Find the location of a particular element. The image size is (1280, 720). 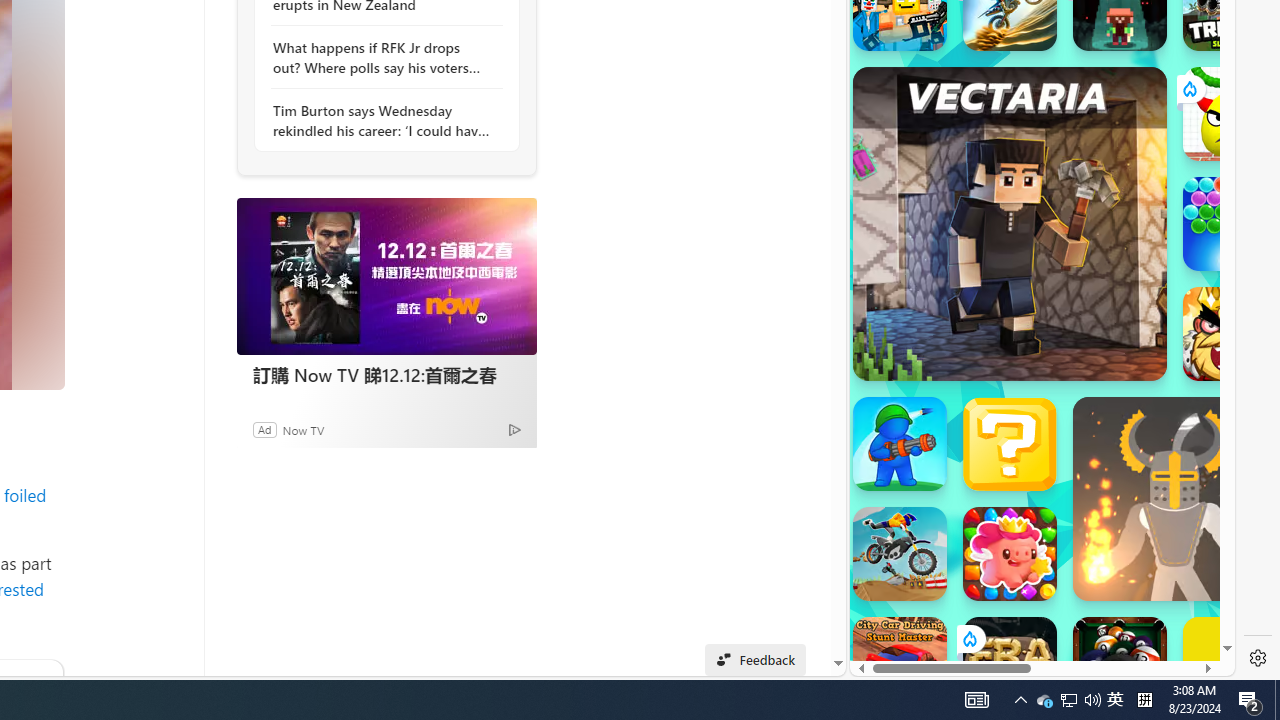

'Era: Evolution Era: Evolution' is located at coordinates (1009, 664).